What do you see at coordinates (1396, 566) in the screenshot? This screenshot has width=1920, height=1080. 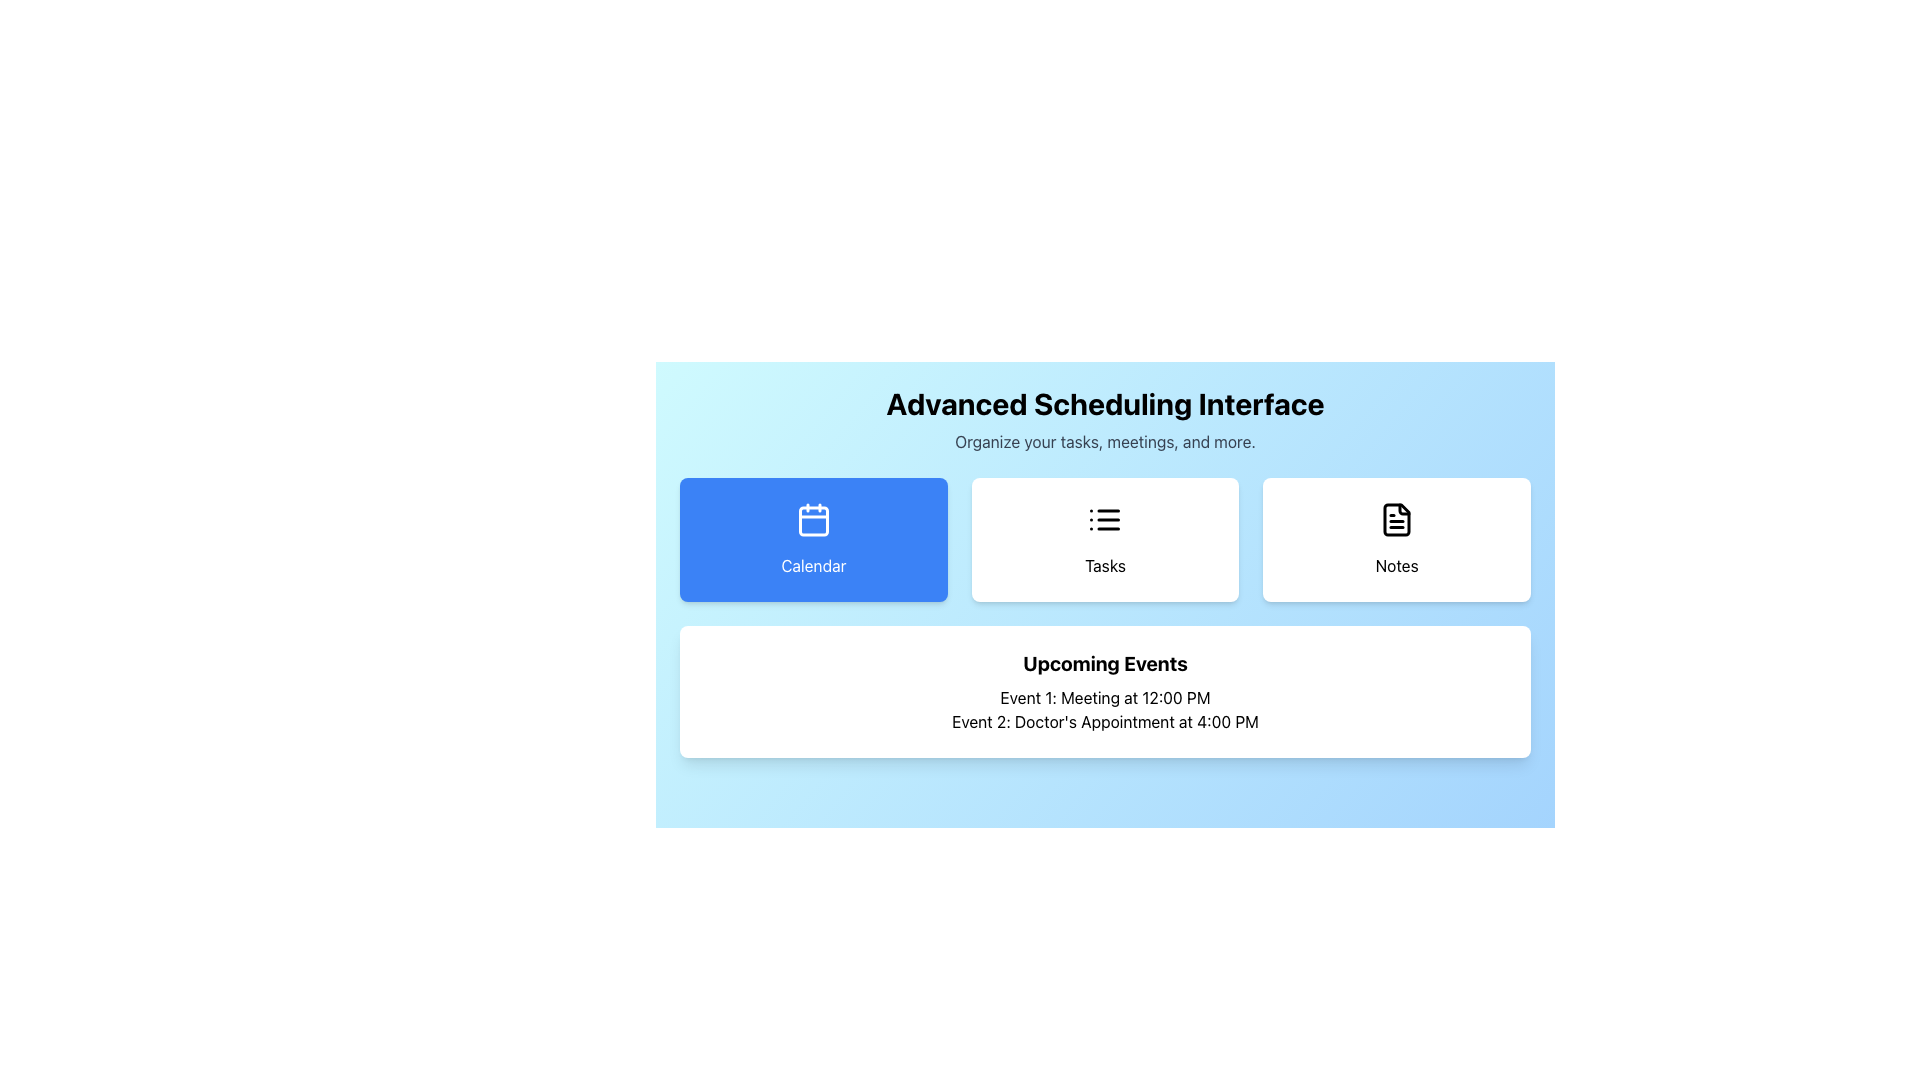 I see `the 'Notes' label at the bottom of the third card, which indicates the card's purpose or function` at bounding box center [1396, 566].